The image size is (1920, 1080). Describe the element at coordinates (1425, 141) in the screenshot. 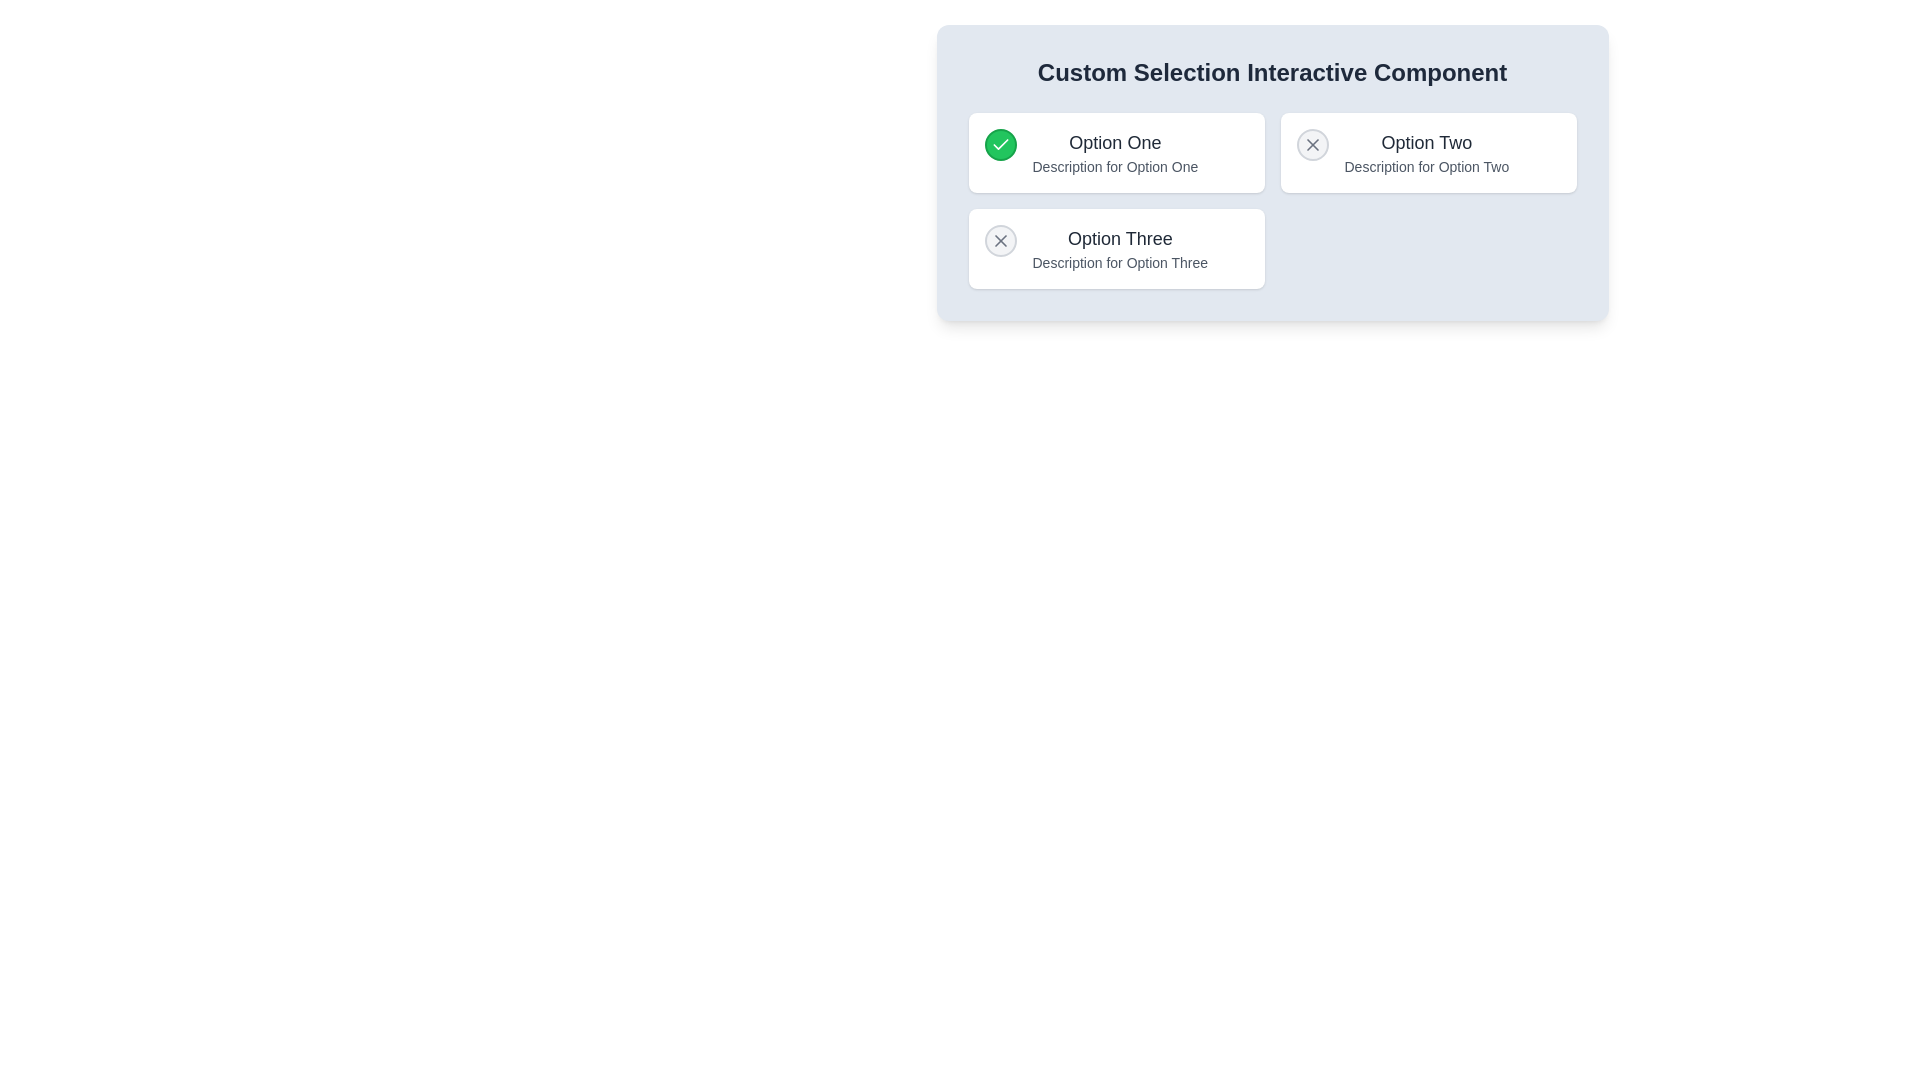

I see `the text label displaying 'Option Two' which is in bold, medium-sized, gray font, located in the top-right quadrant of the interface` at that location.